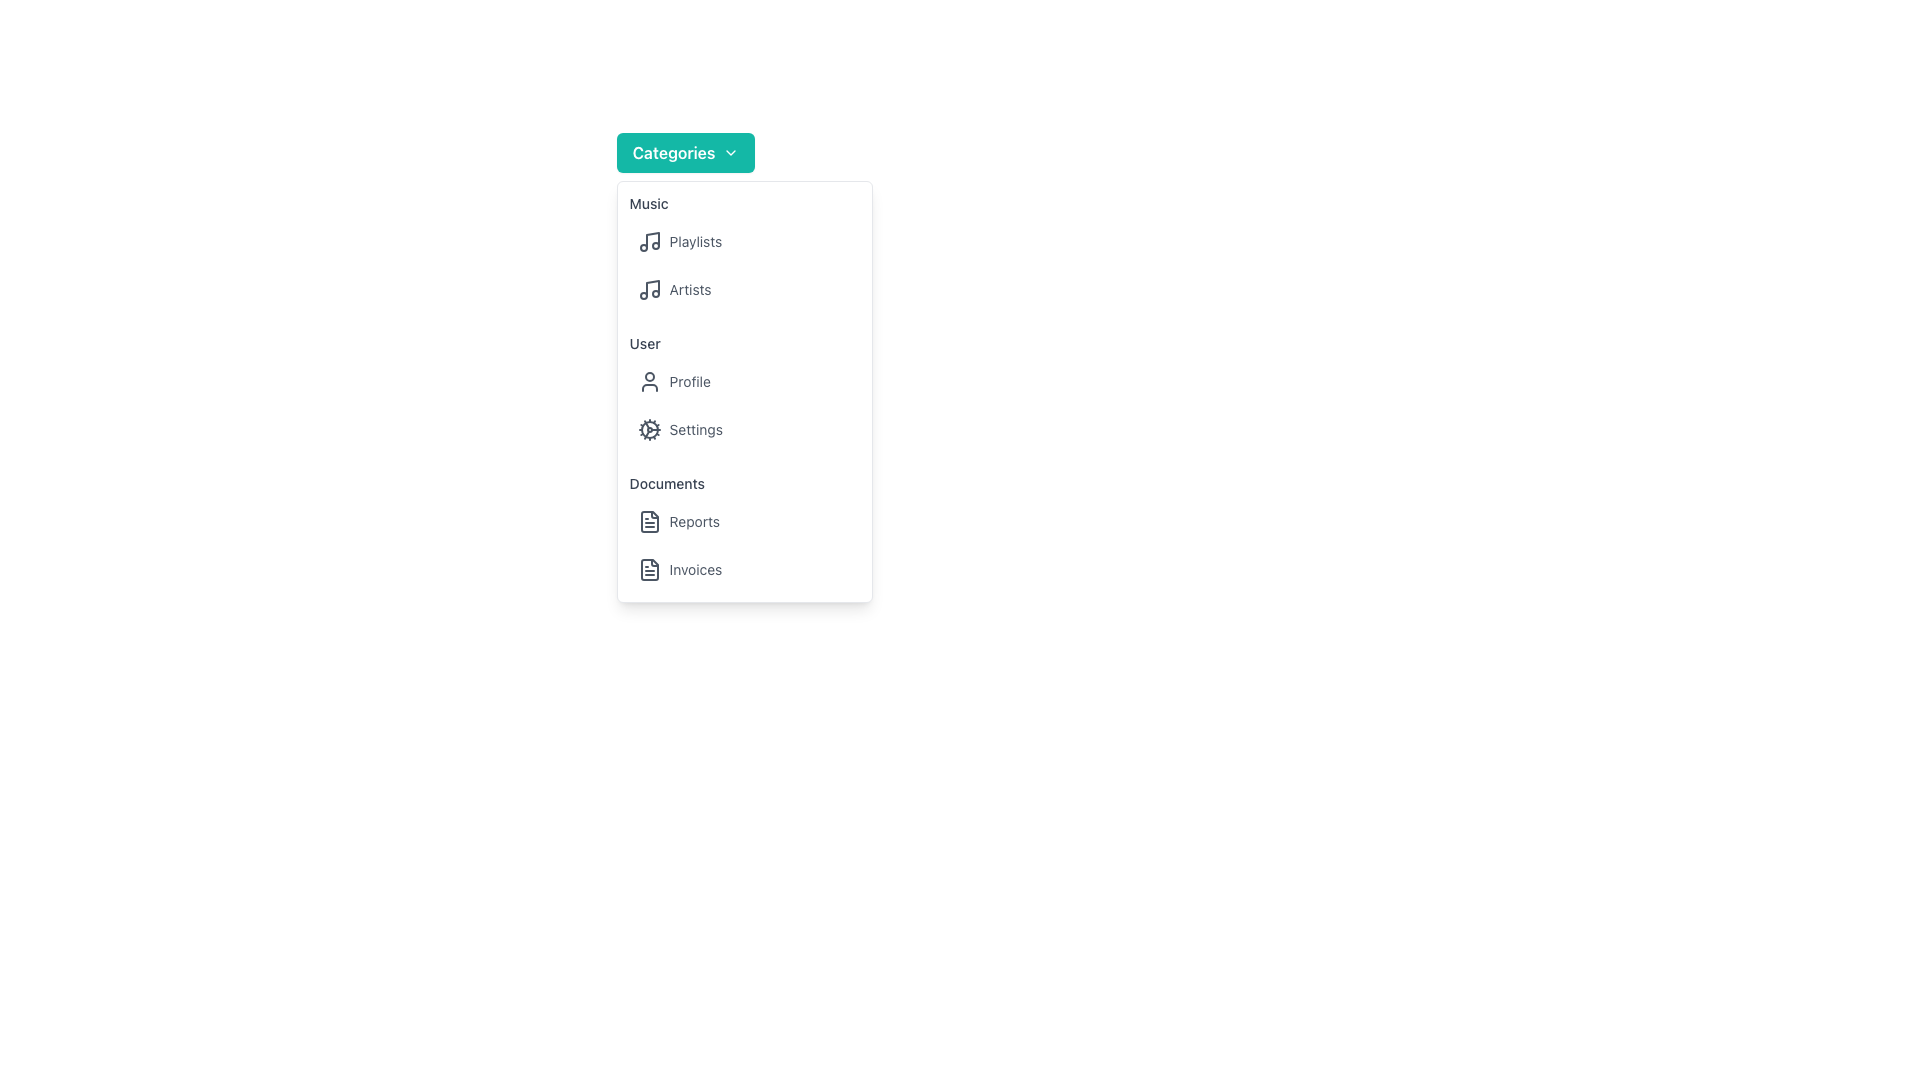 This screenshot has width=1920, height=1080. Describe the element at coordinates (649, 381) in the screenshot. I see `the user icon, which is a circular outline of a person located to the left of the 'Profile' label in the dropdown menu under the 'User' section` at that location.